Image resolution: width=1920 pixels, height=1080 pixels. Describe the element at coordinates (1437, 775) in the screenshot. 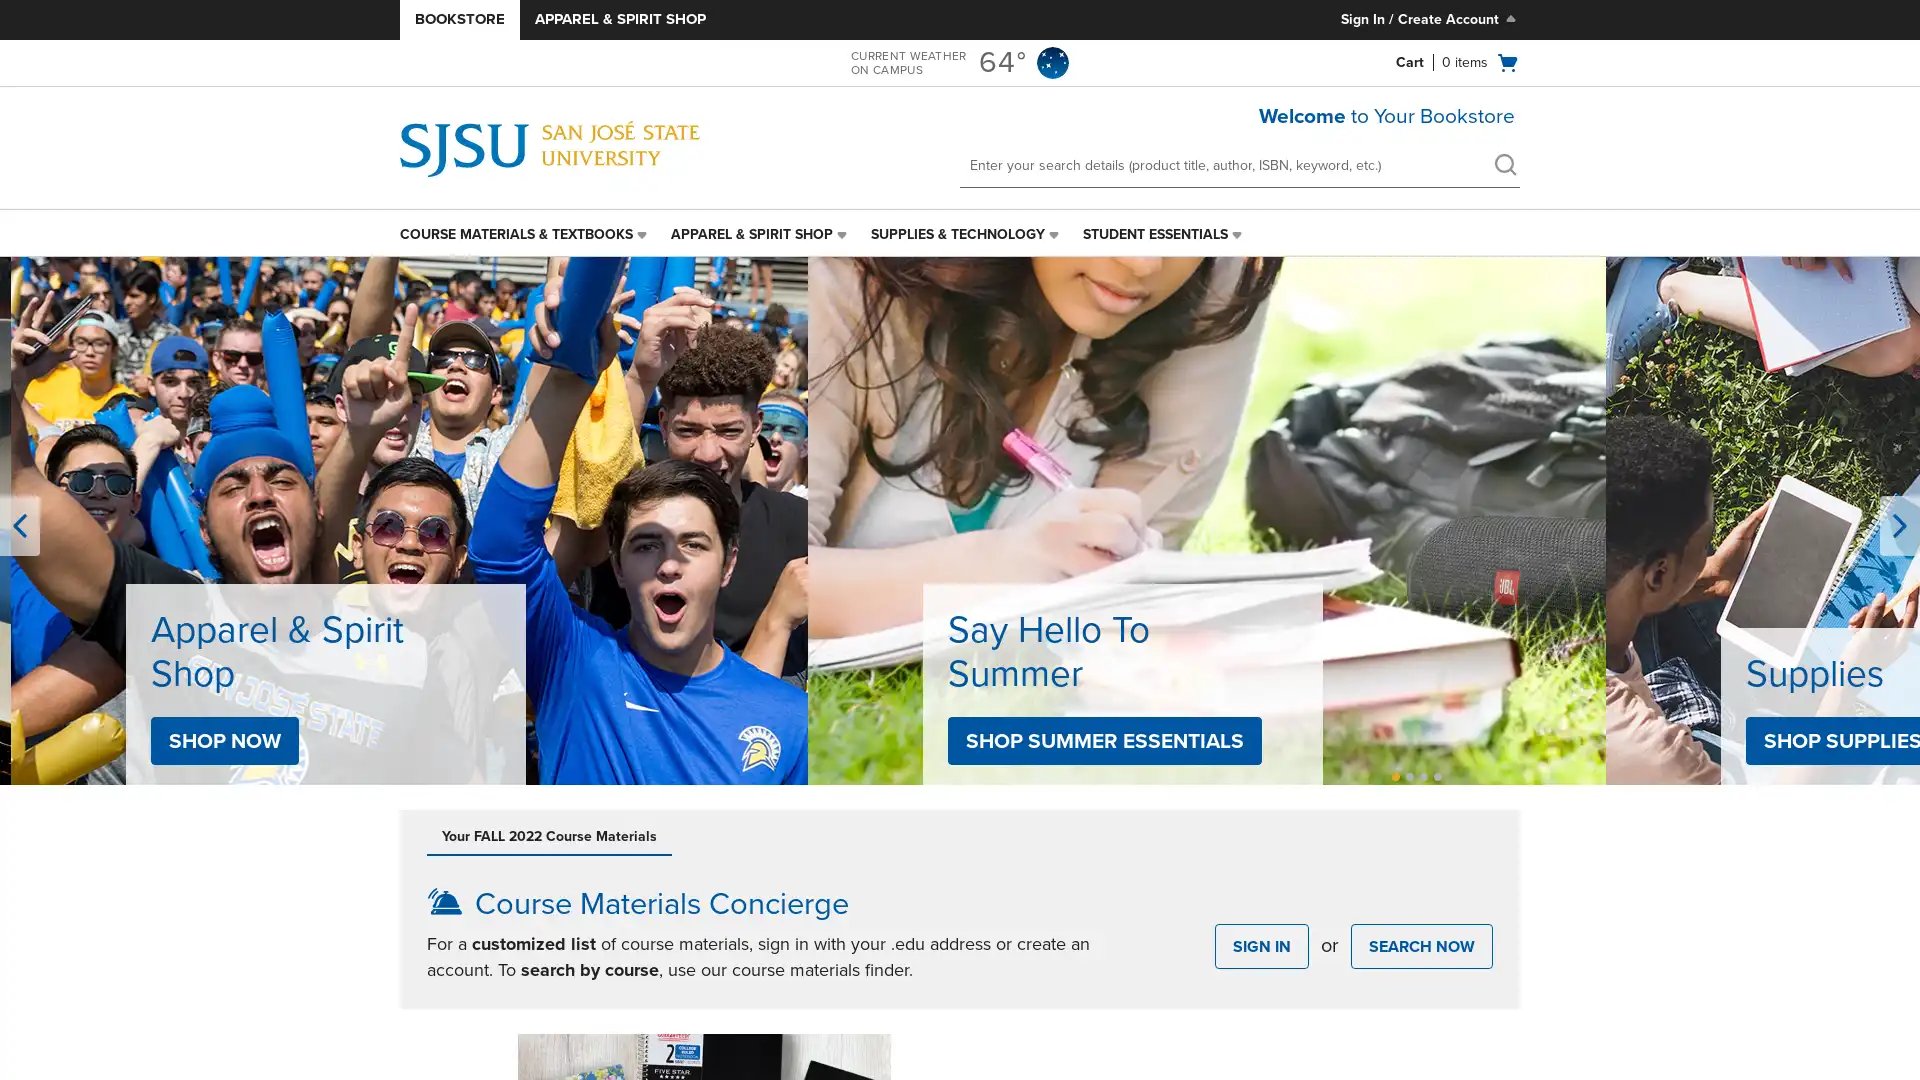

I see `Unselected, Slide 4` at that location.